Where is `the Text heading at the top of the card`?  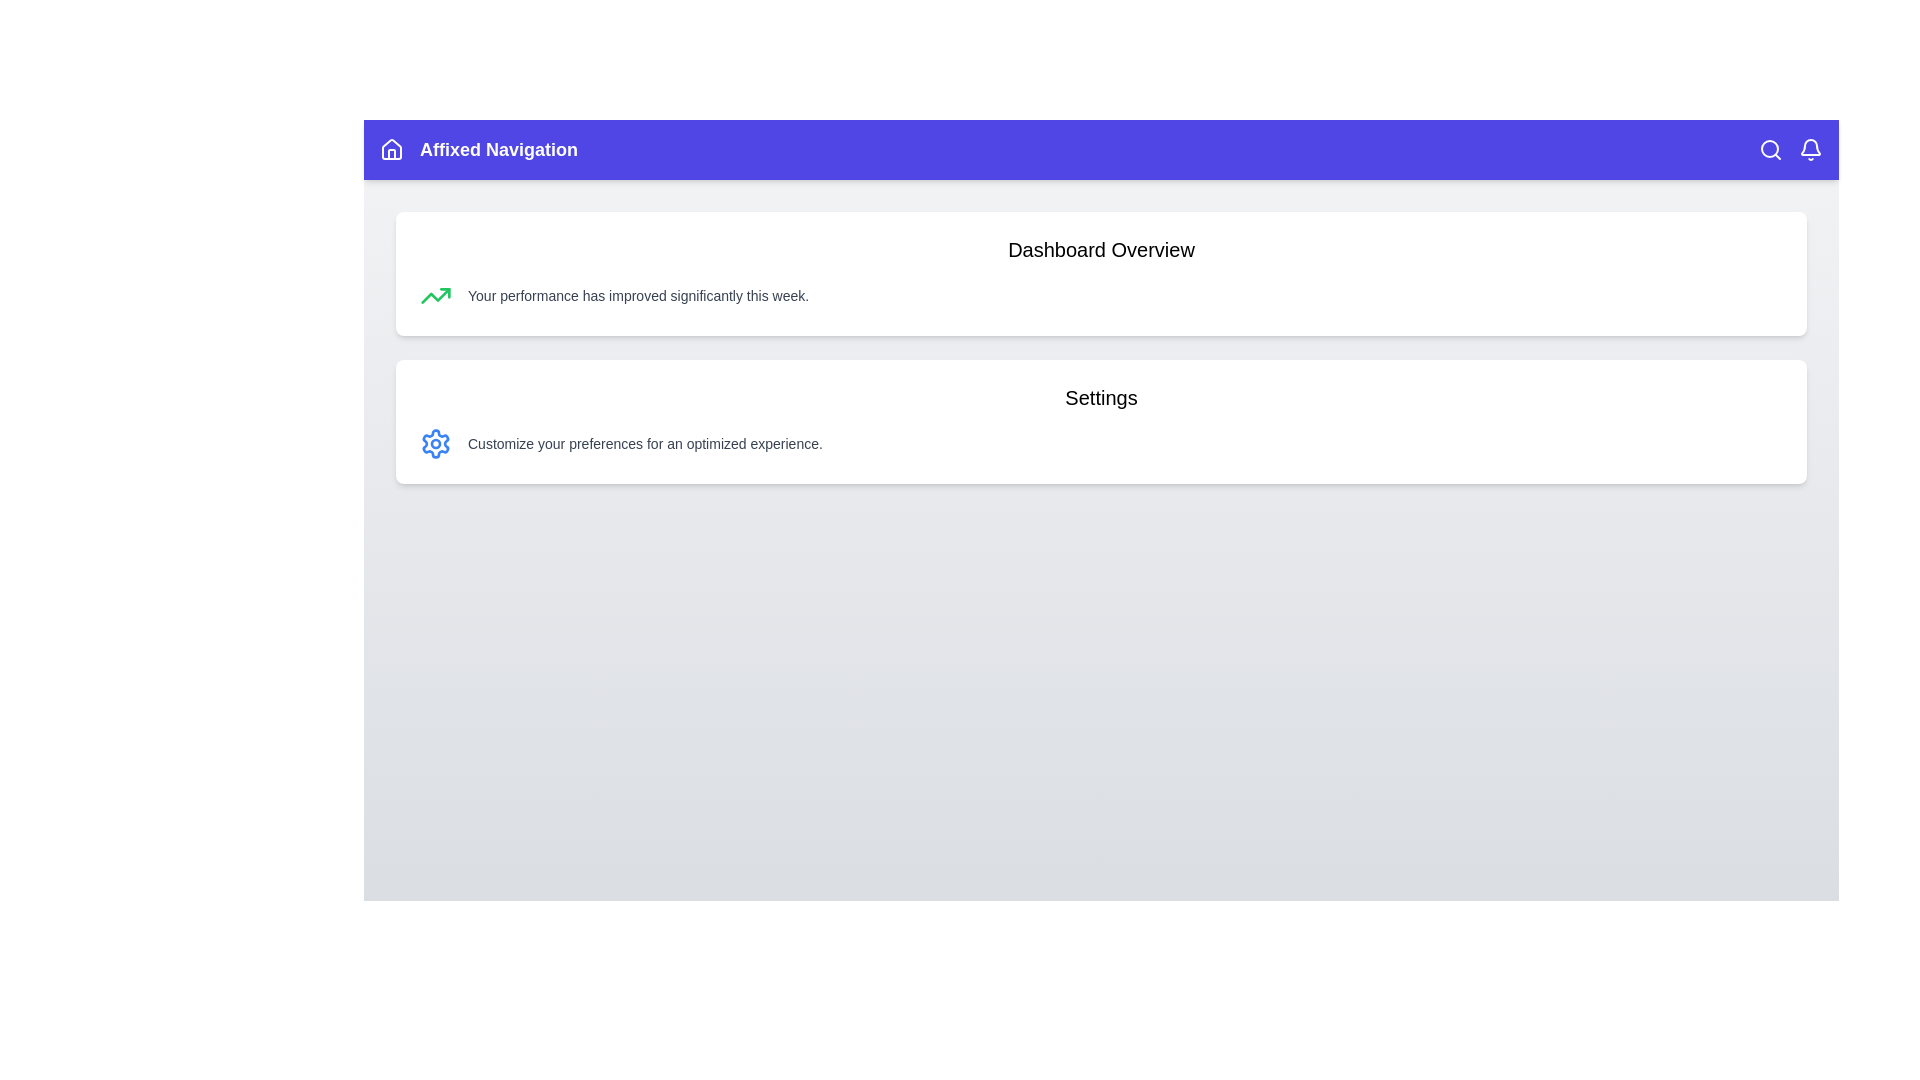 the Text heading at the top of the card is located at coordinates (1100, 249).